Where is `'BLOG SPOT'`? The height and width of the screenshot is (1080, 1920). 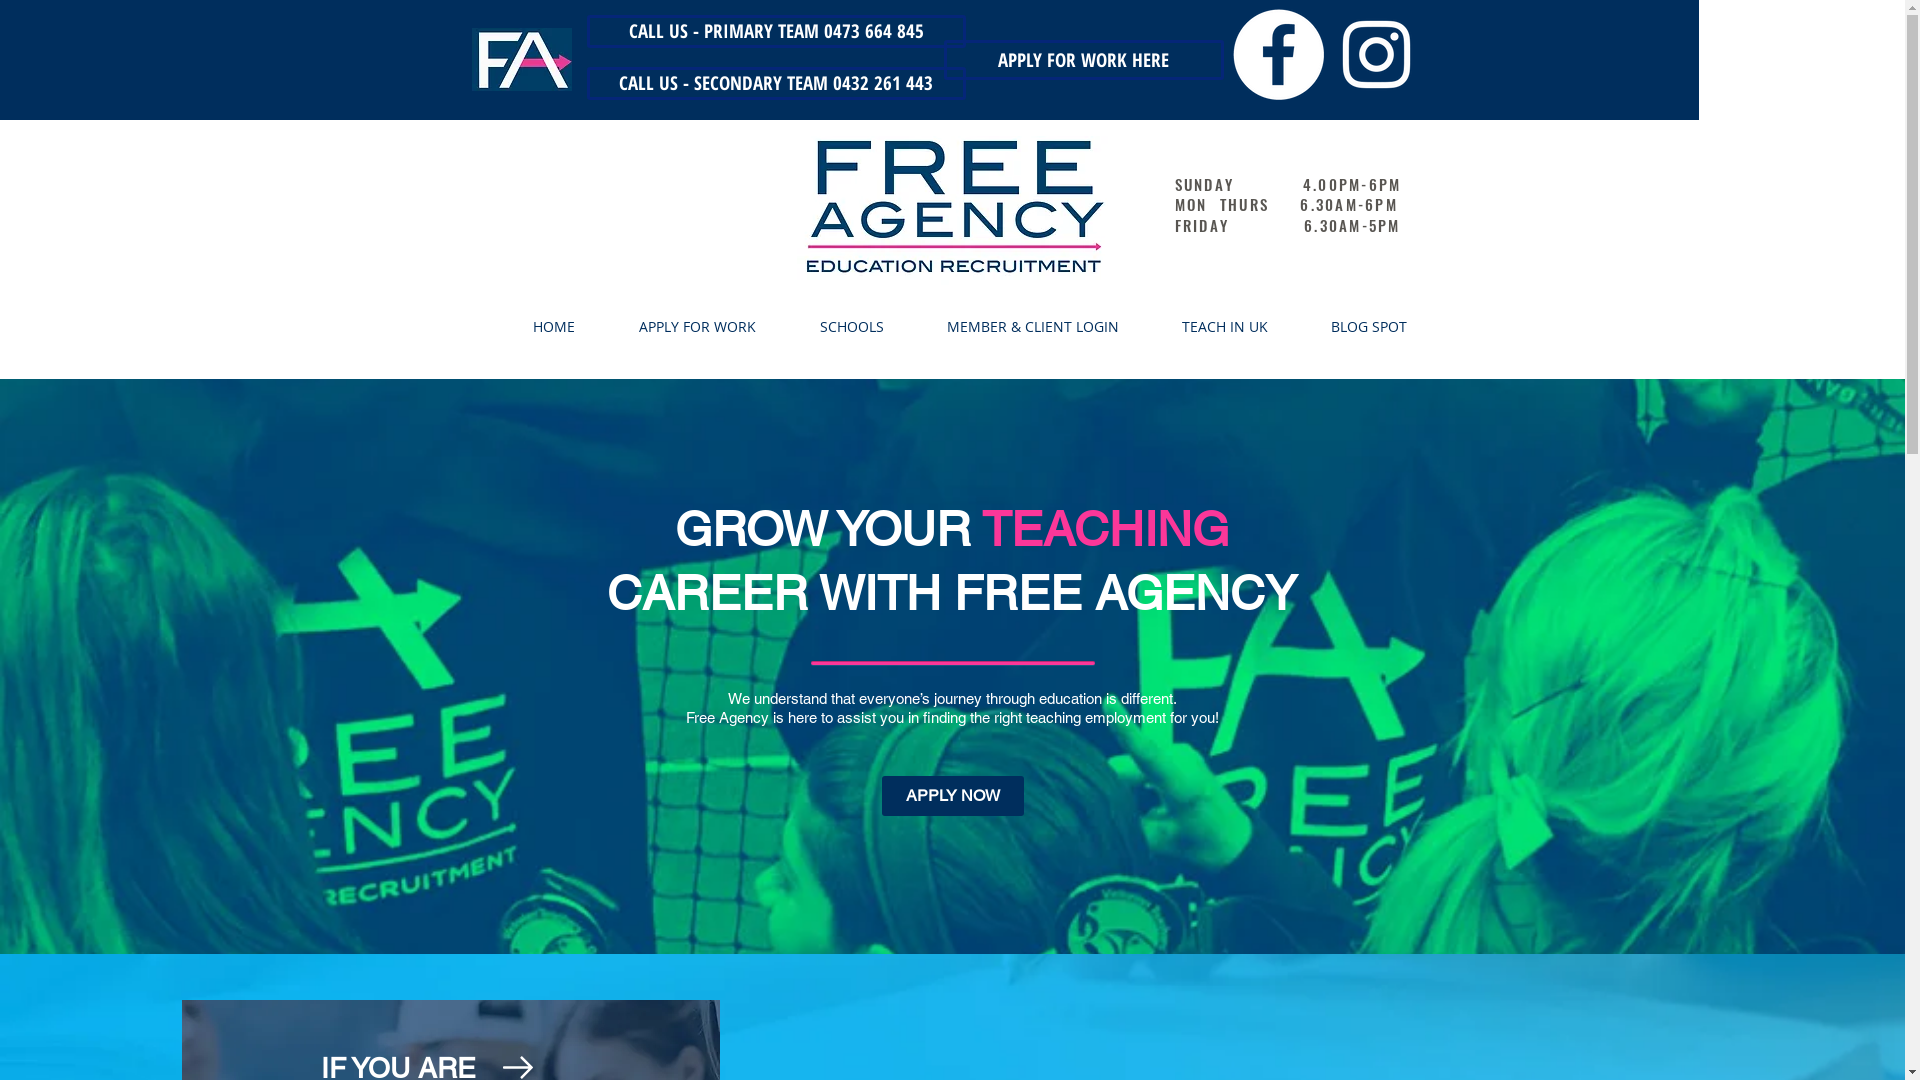
'BLOG SPOT' is located at coordinates (1351, 325).